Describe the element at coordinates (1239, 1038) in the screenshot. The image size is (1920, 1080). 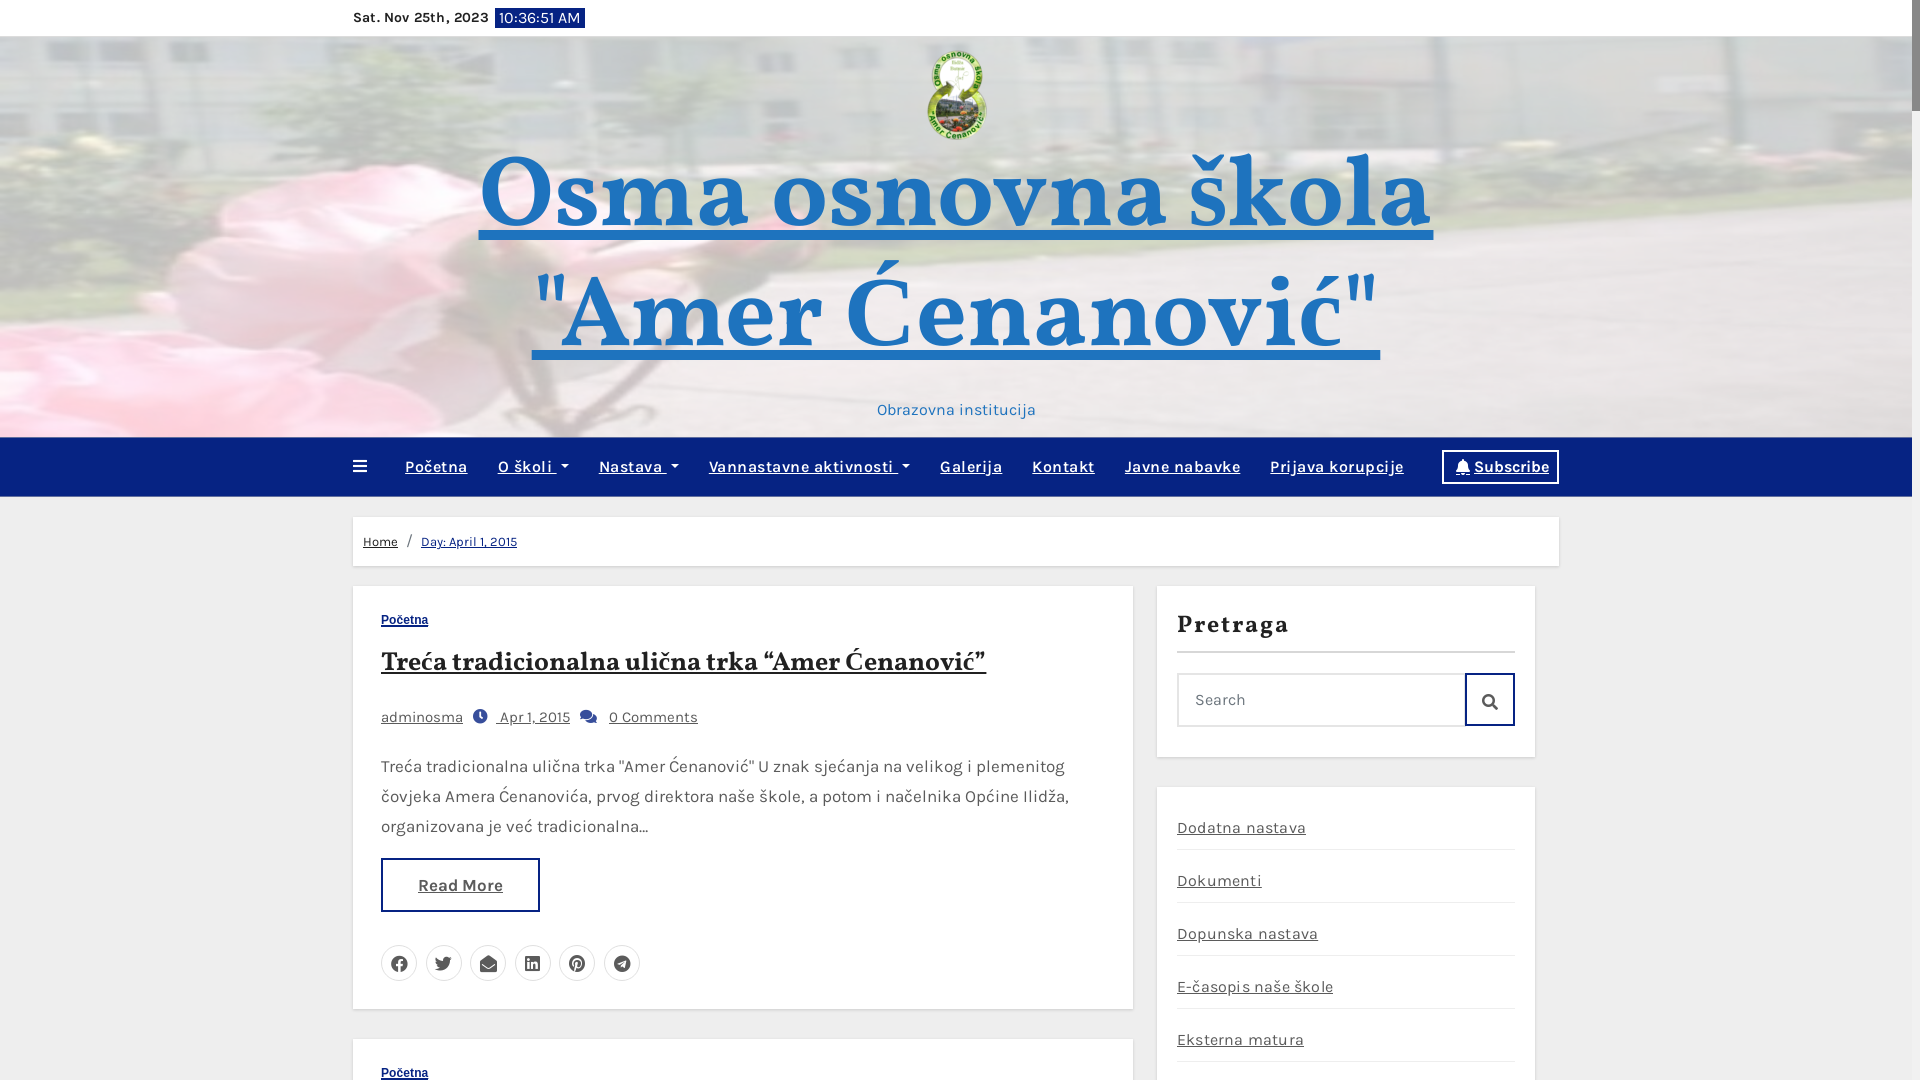
I see `'Eksterna matura'` at that location.